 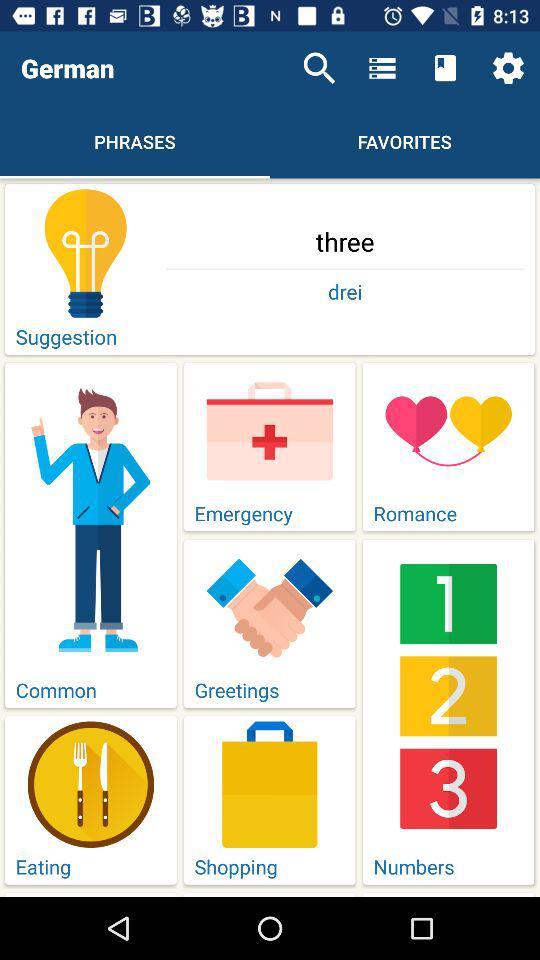 What do you see at coordinates (382, 68) in the screenshot?
I see `the item above favorites item` at bounding box center [382, 68].